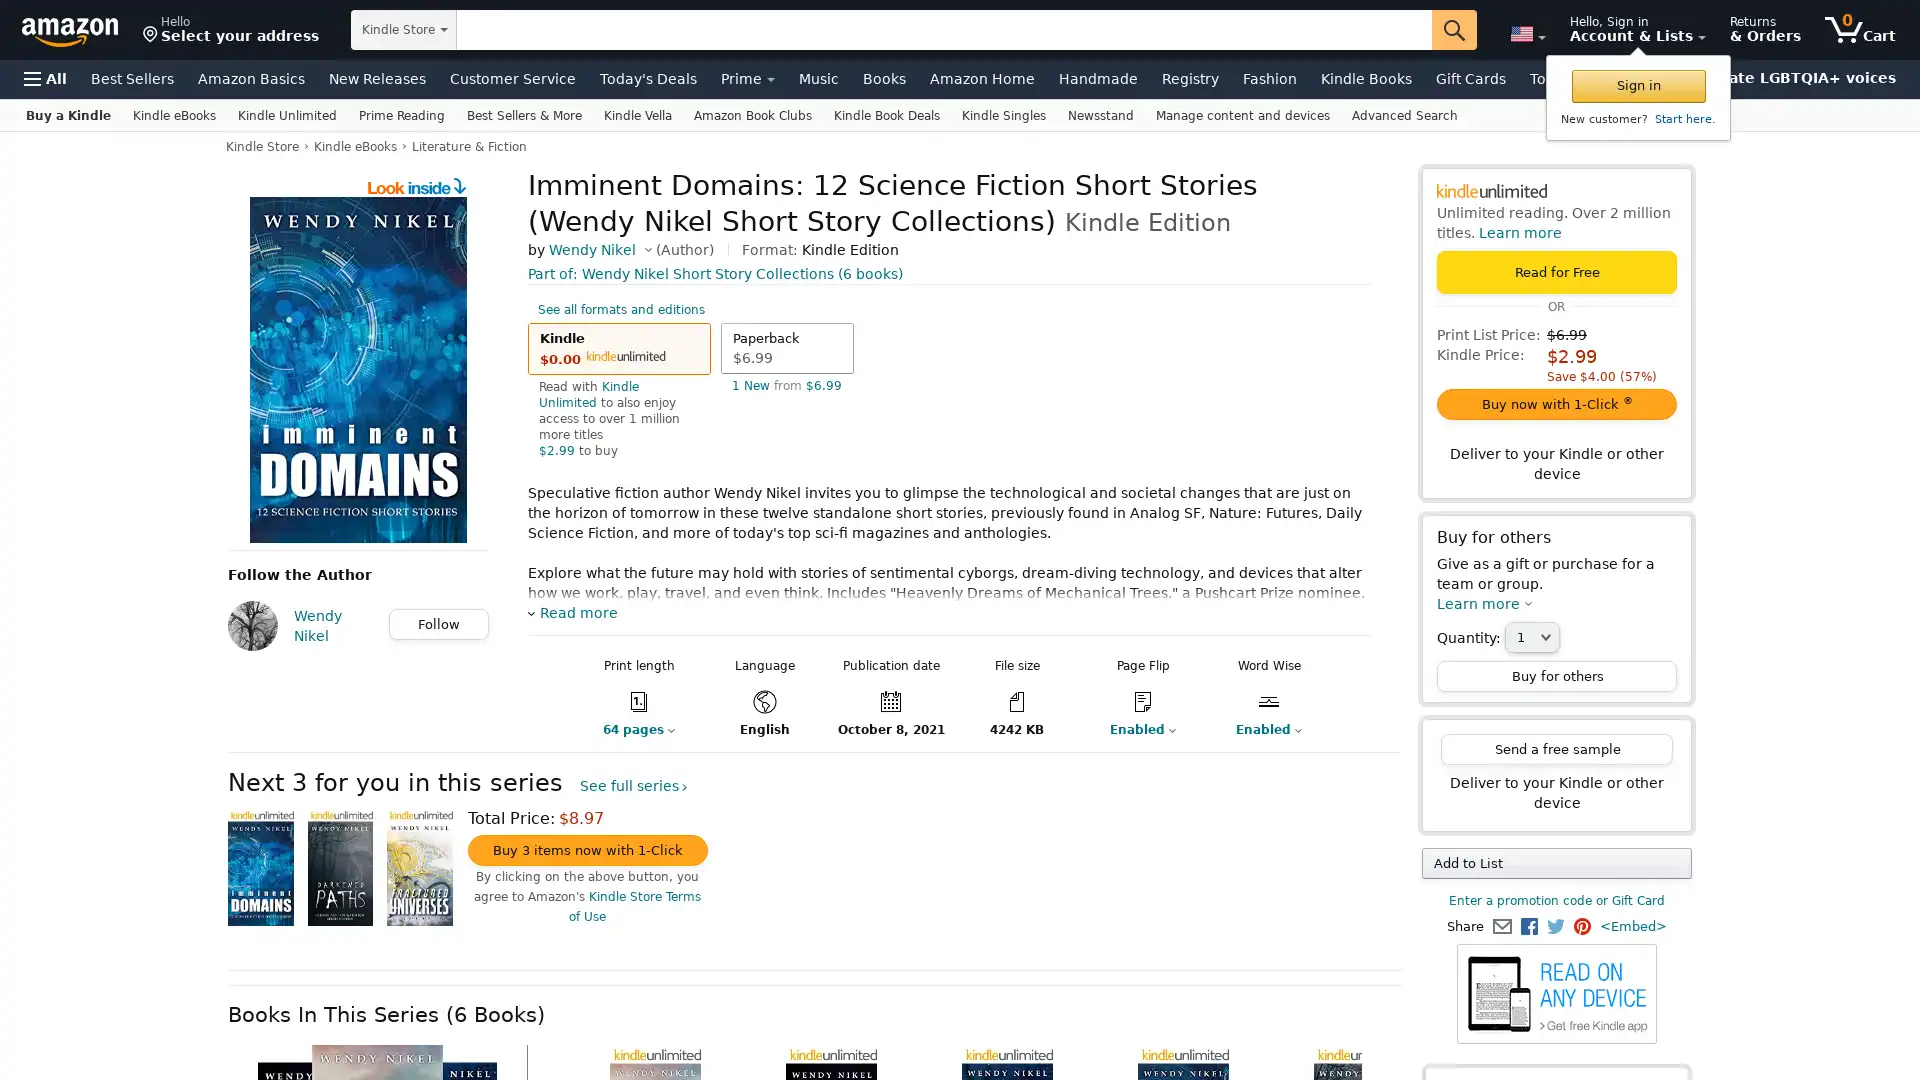 This screenshot has height=1080, width=1920. I want to click on Go, so click(1454, 30).